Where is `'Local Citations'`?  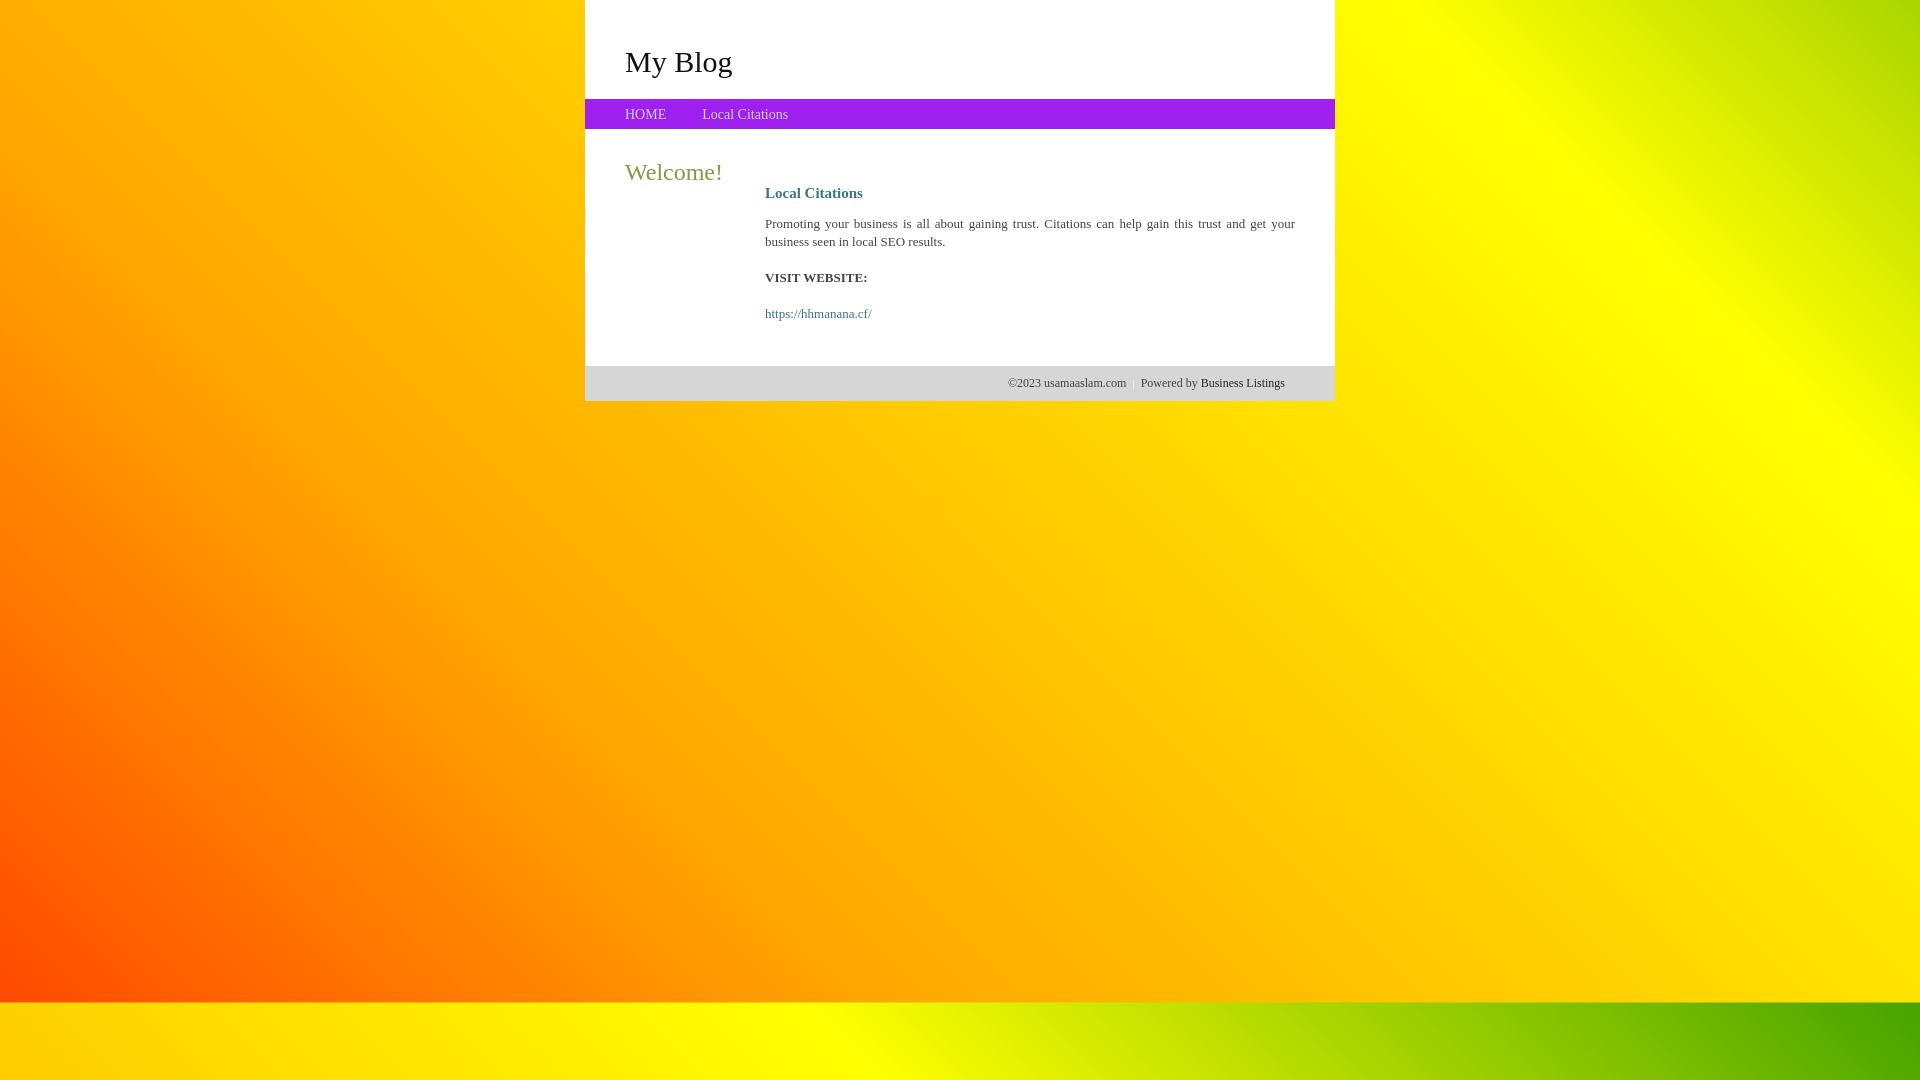
'Local Citations' is located at coordinates (701, 114).